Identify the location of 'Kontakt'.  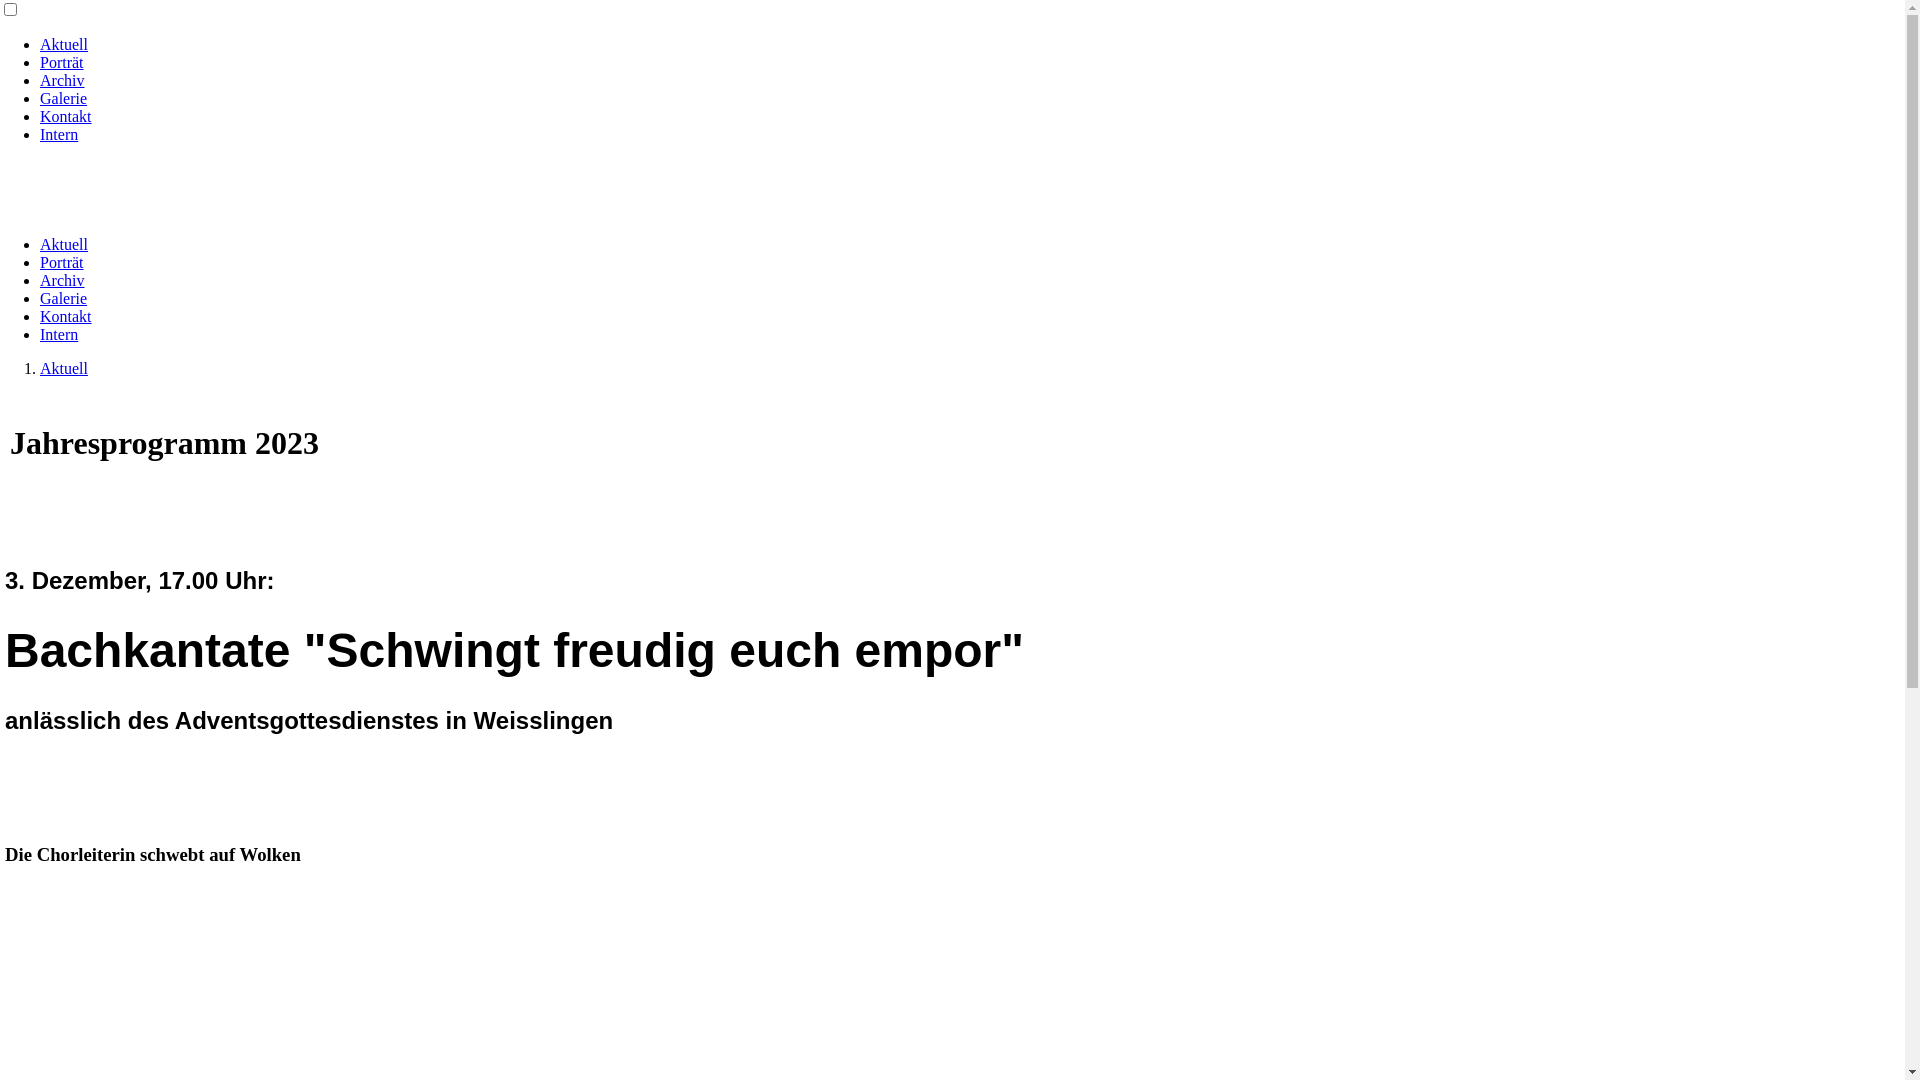
(66, 315).